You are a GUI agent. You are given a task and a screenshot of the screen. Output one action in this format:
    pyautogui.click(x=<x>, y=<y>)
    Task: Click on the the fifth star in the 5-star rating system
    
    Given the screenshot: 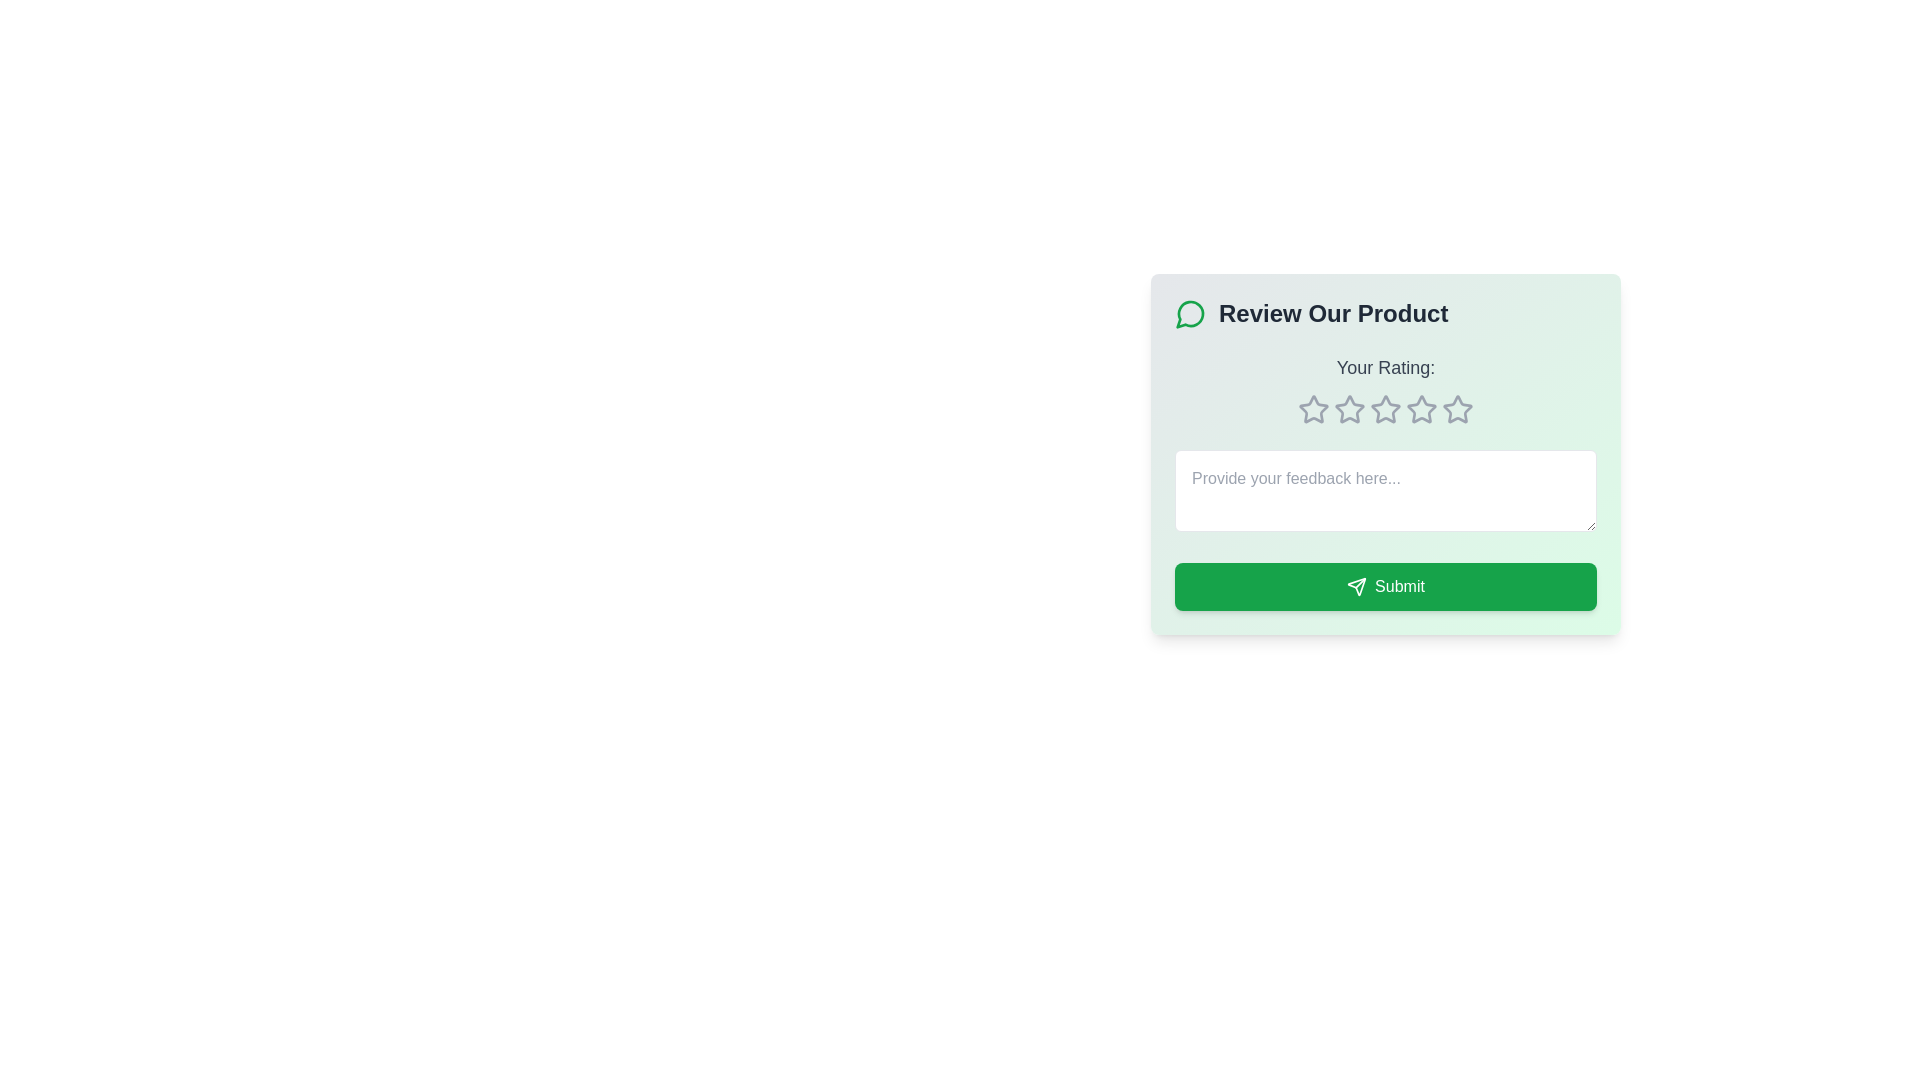 What is the action you would take?
    pyautogui.click(x=1458, y=408)
    